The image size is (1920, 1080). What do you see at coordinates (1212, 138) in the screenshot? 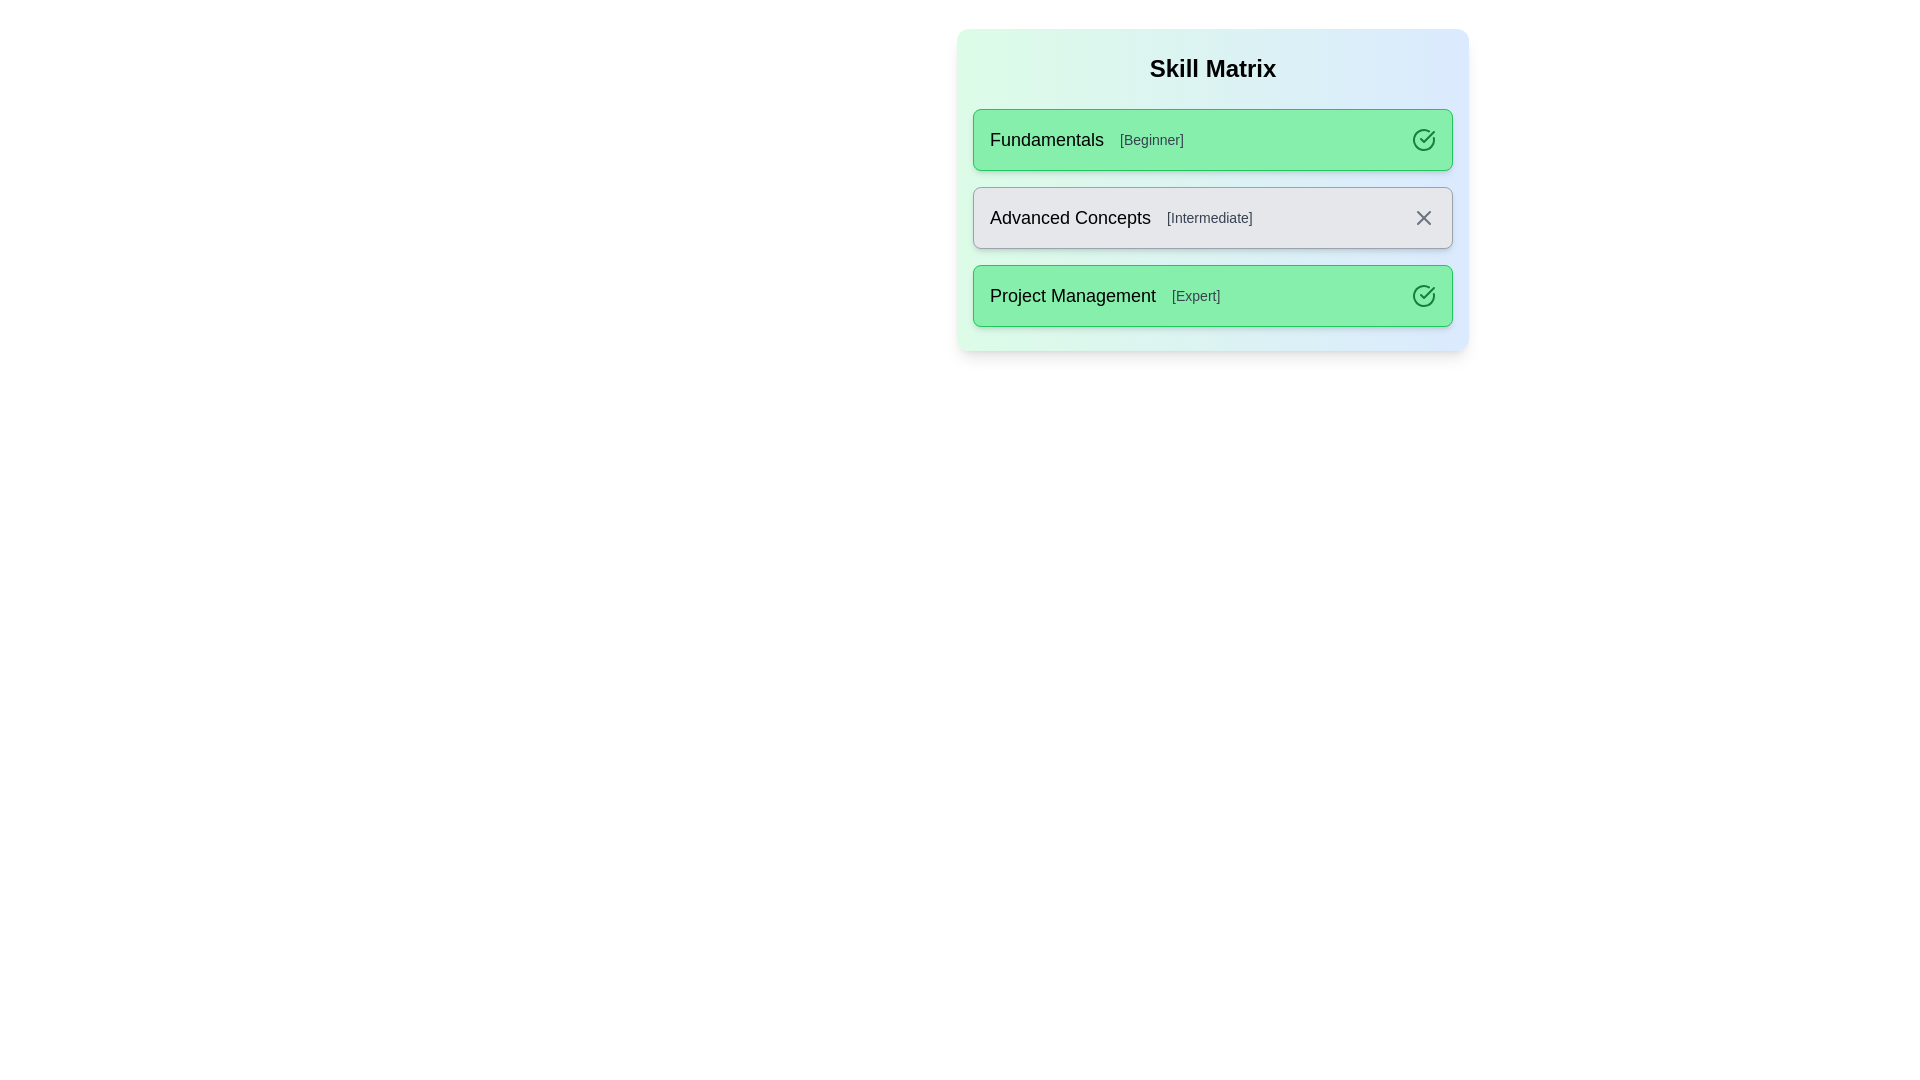
I see `the skill card corresponding to Fundamentals` at bounding box center [1212, 138].